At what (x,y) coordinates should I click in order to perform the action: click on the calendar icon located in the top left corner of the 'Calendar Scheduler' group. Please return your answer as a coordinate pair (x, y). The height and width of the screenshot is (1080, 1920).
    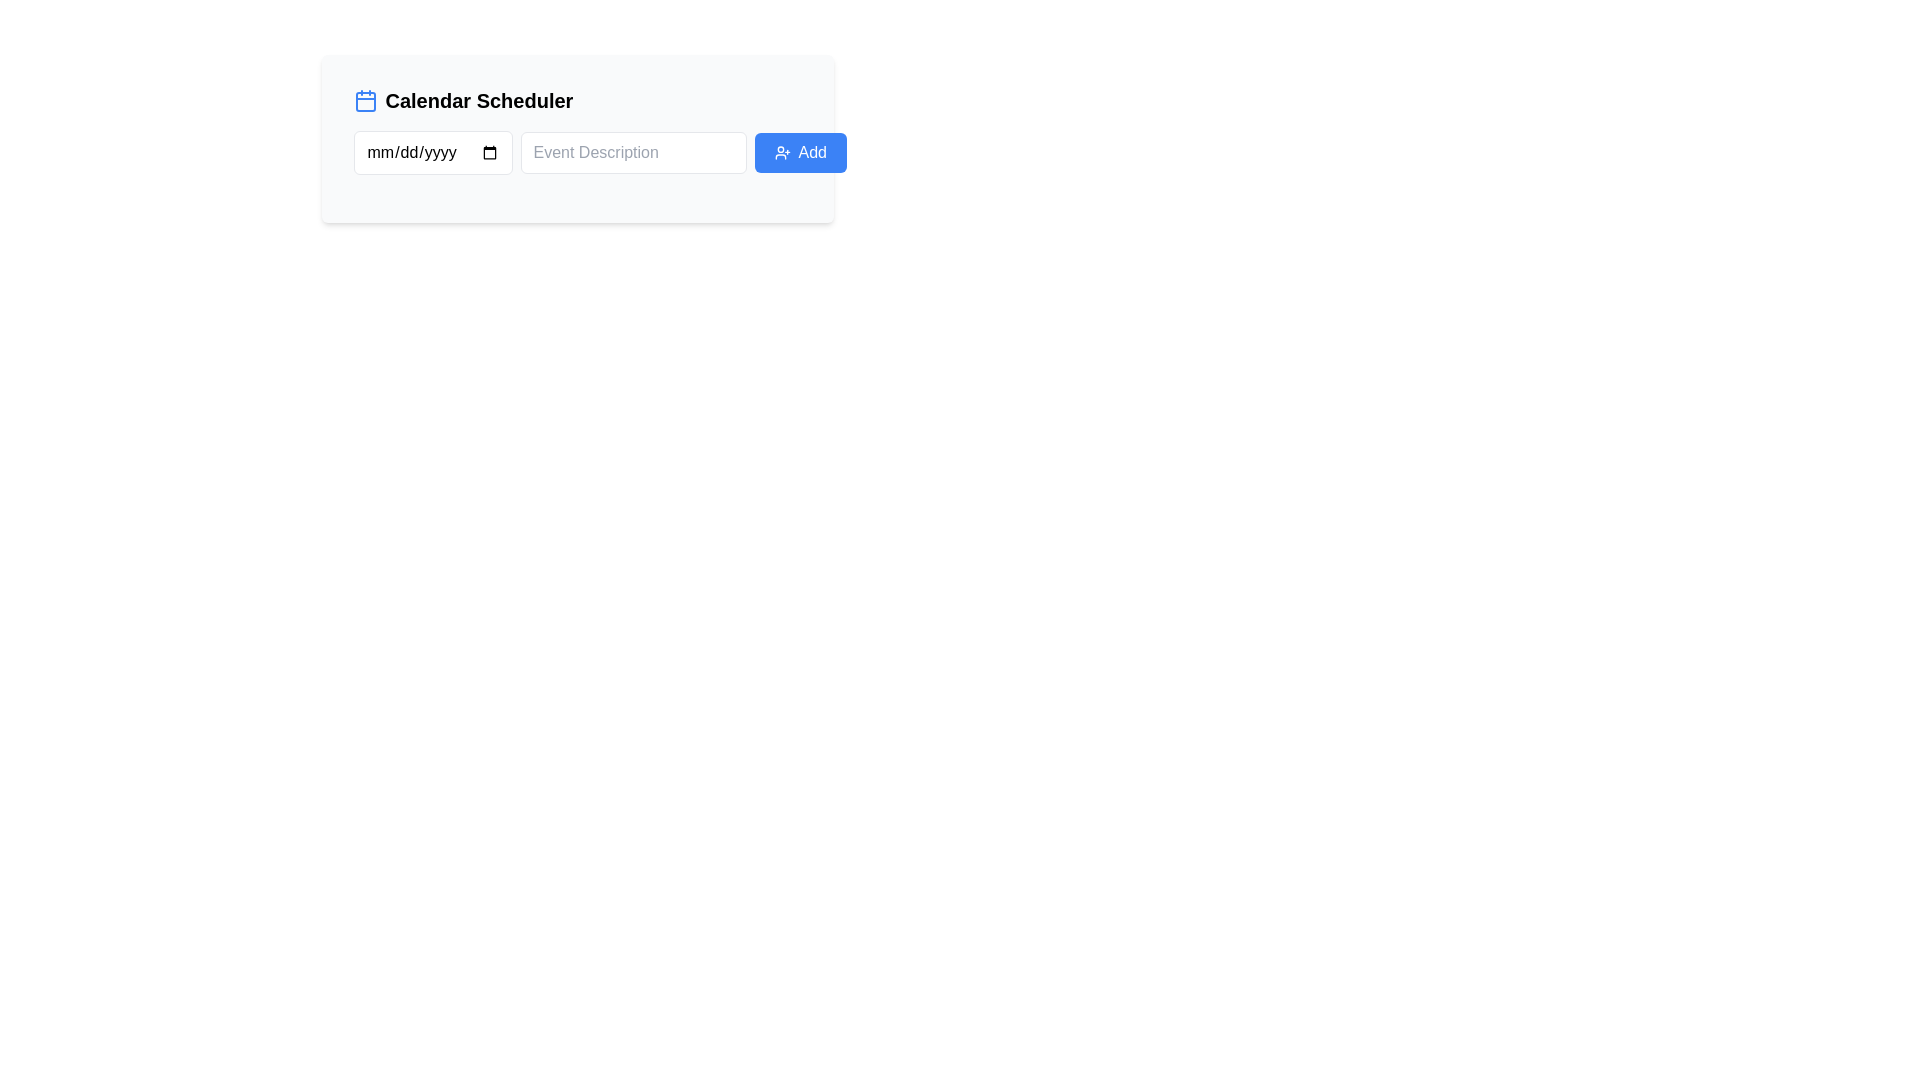
    Looking at the image, I should click on (365, 100).